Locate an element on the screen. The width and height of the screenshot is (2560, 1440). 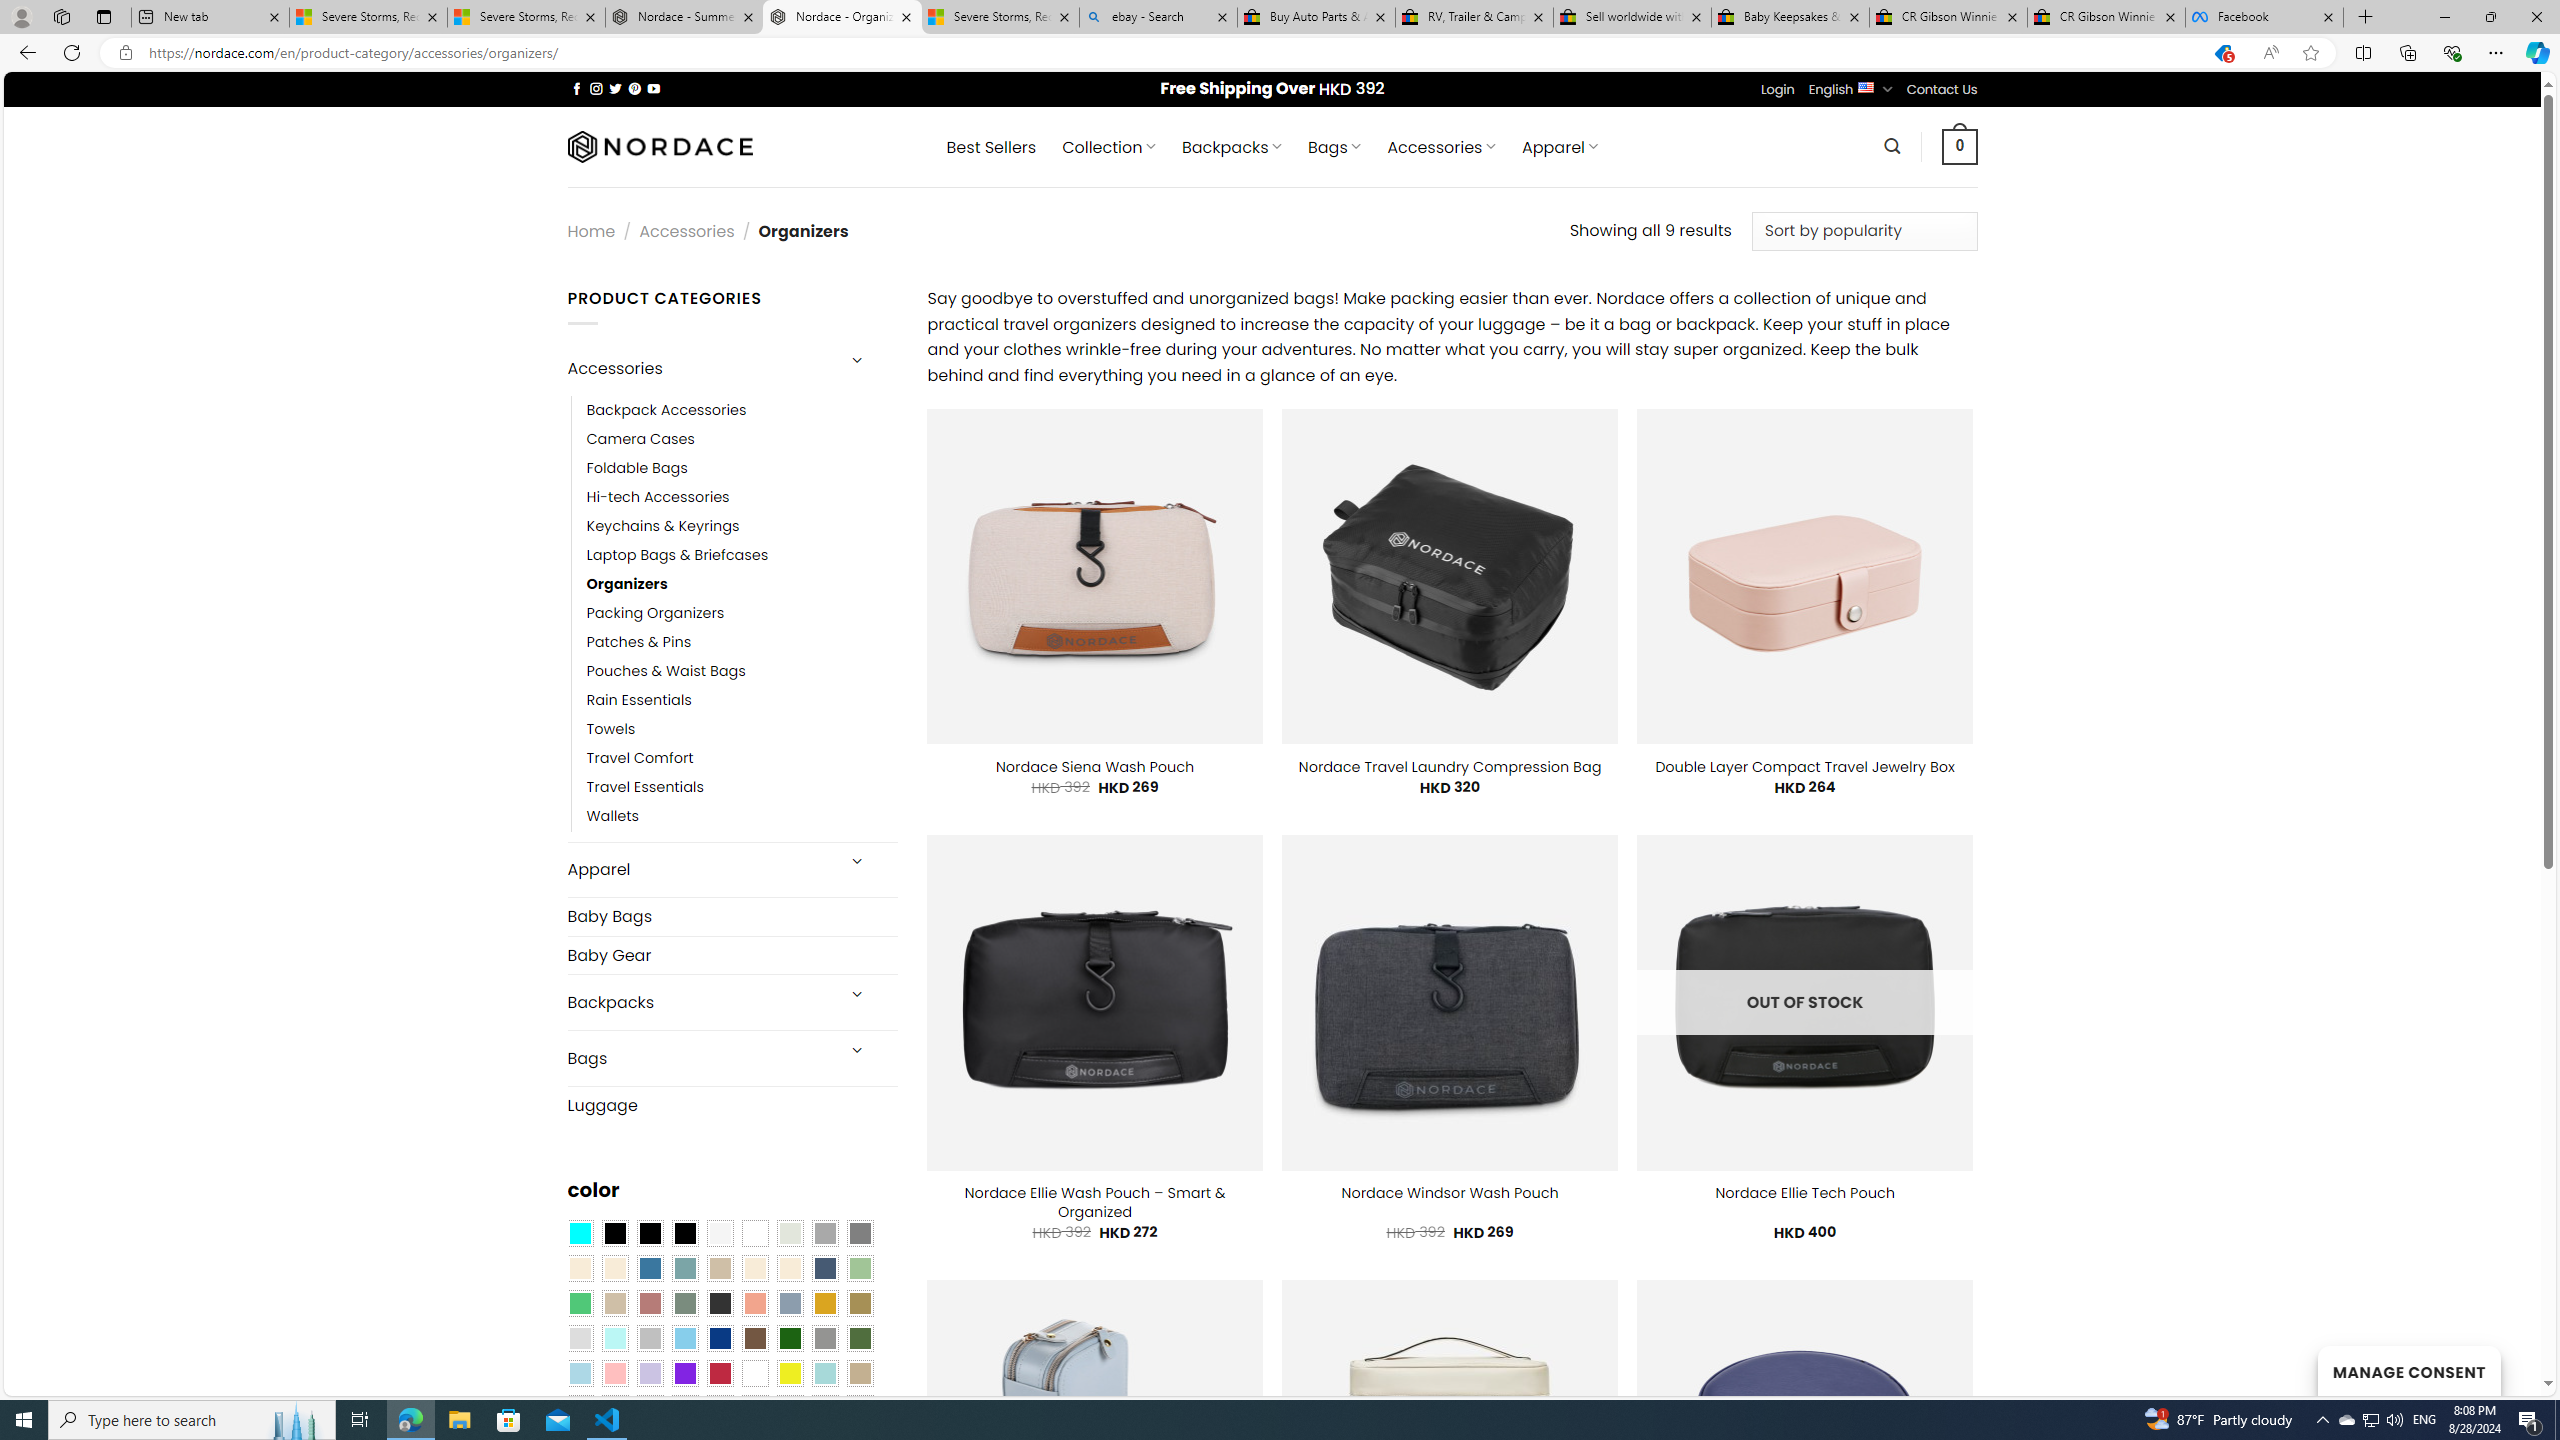
'All Black' is located at coordinates (613, 1233).